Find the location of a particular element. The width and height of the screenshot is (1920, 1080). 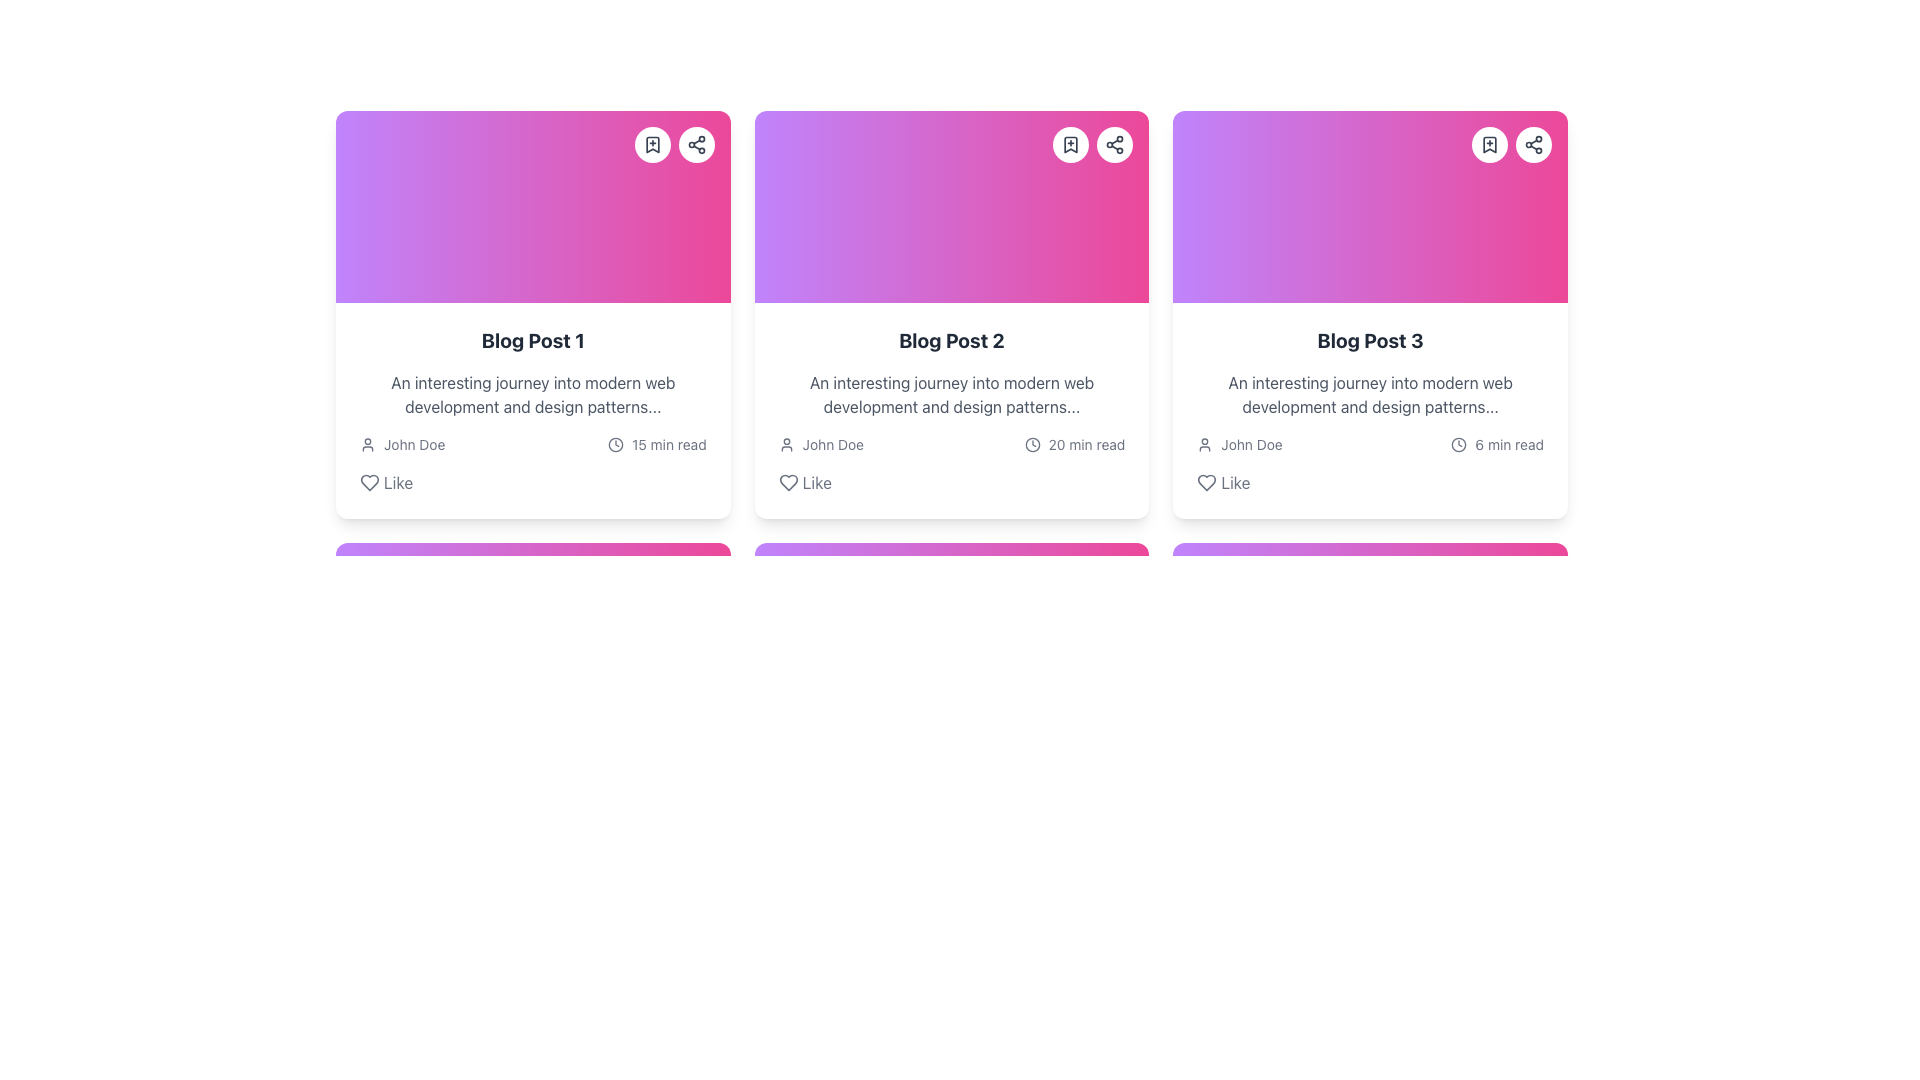

the heart-shaped 'Like' button located at the bottom-left corner of 'Blog Post 2' is located at coordinates (805, 482).